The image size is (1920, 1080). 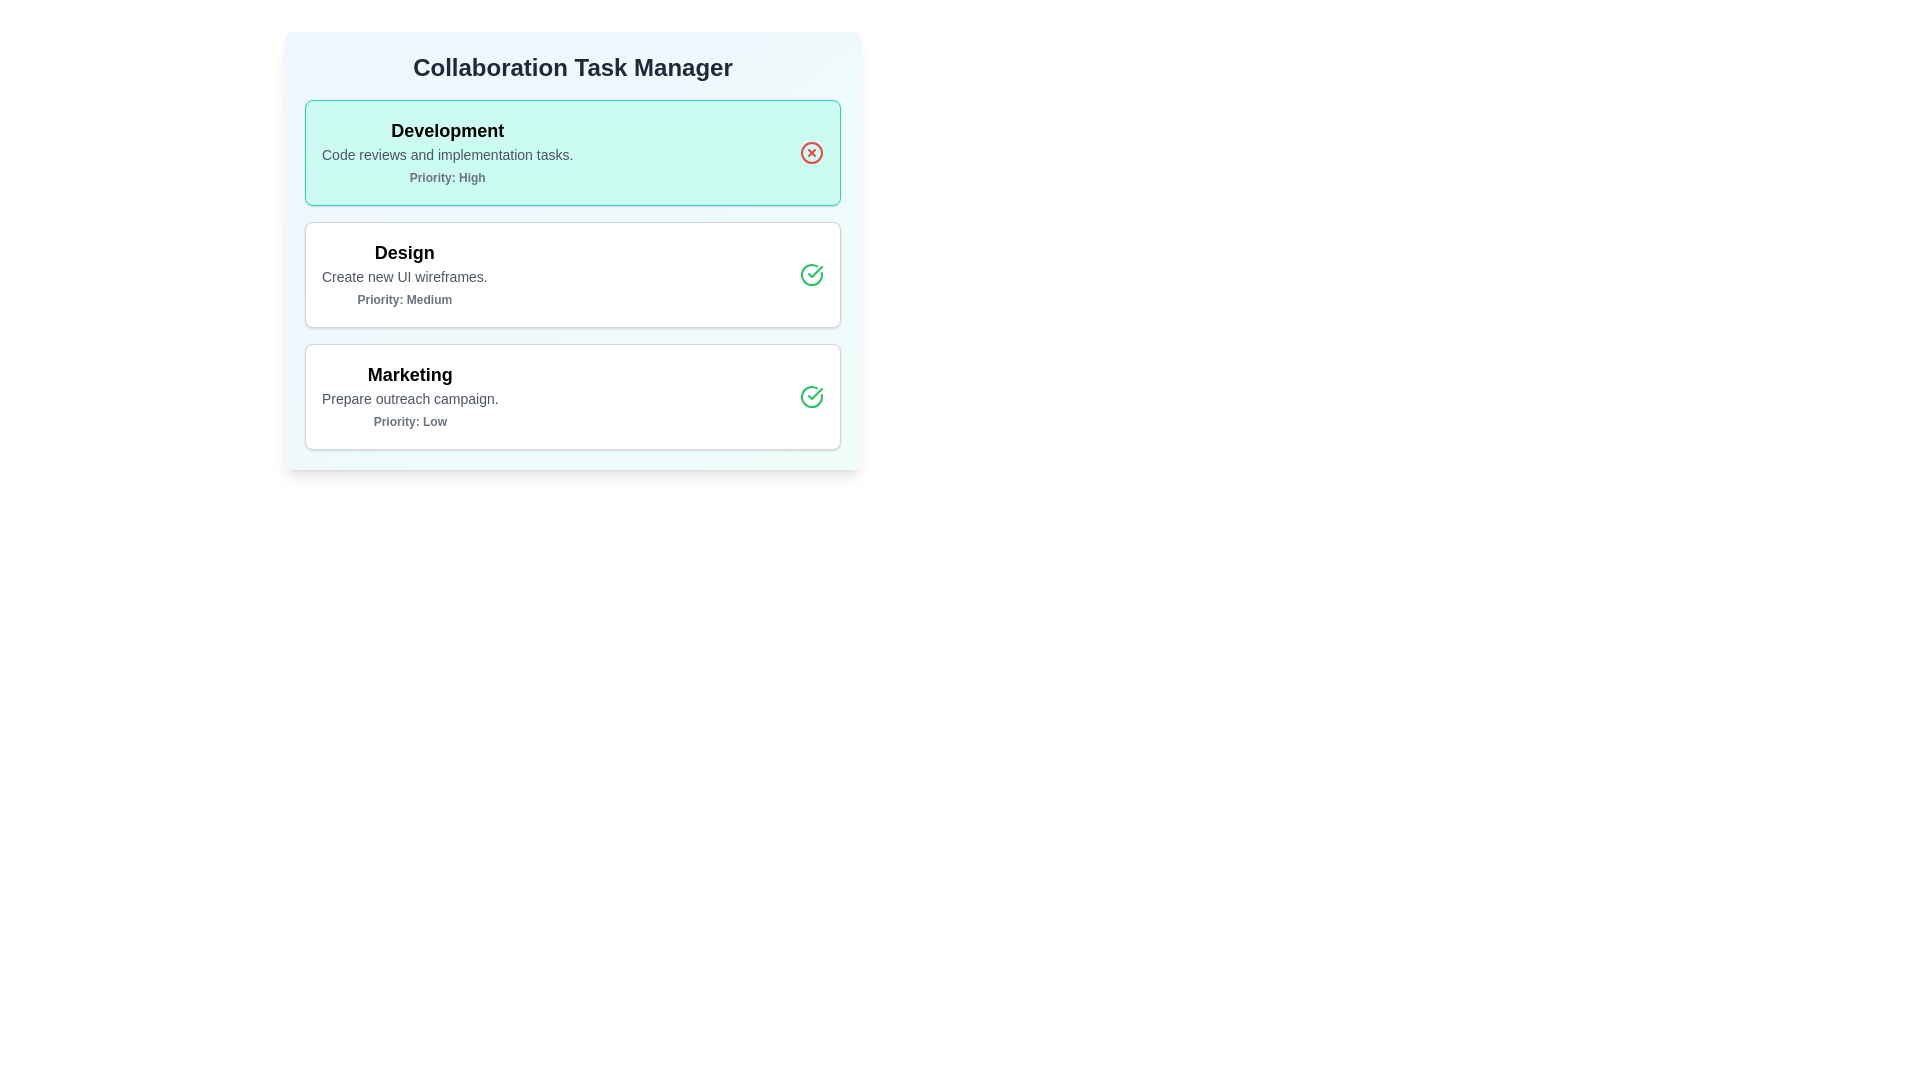 What do you see at coordinates (571, 152) in the screenshot?
I see `the task Development to highlight it` at bounding box center [571, 152].